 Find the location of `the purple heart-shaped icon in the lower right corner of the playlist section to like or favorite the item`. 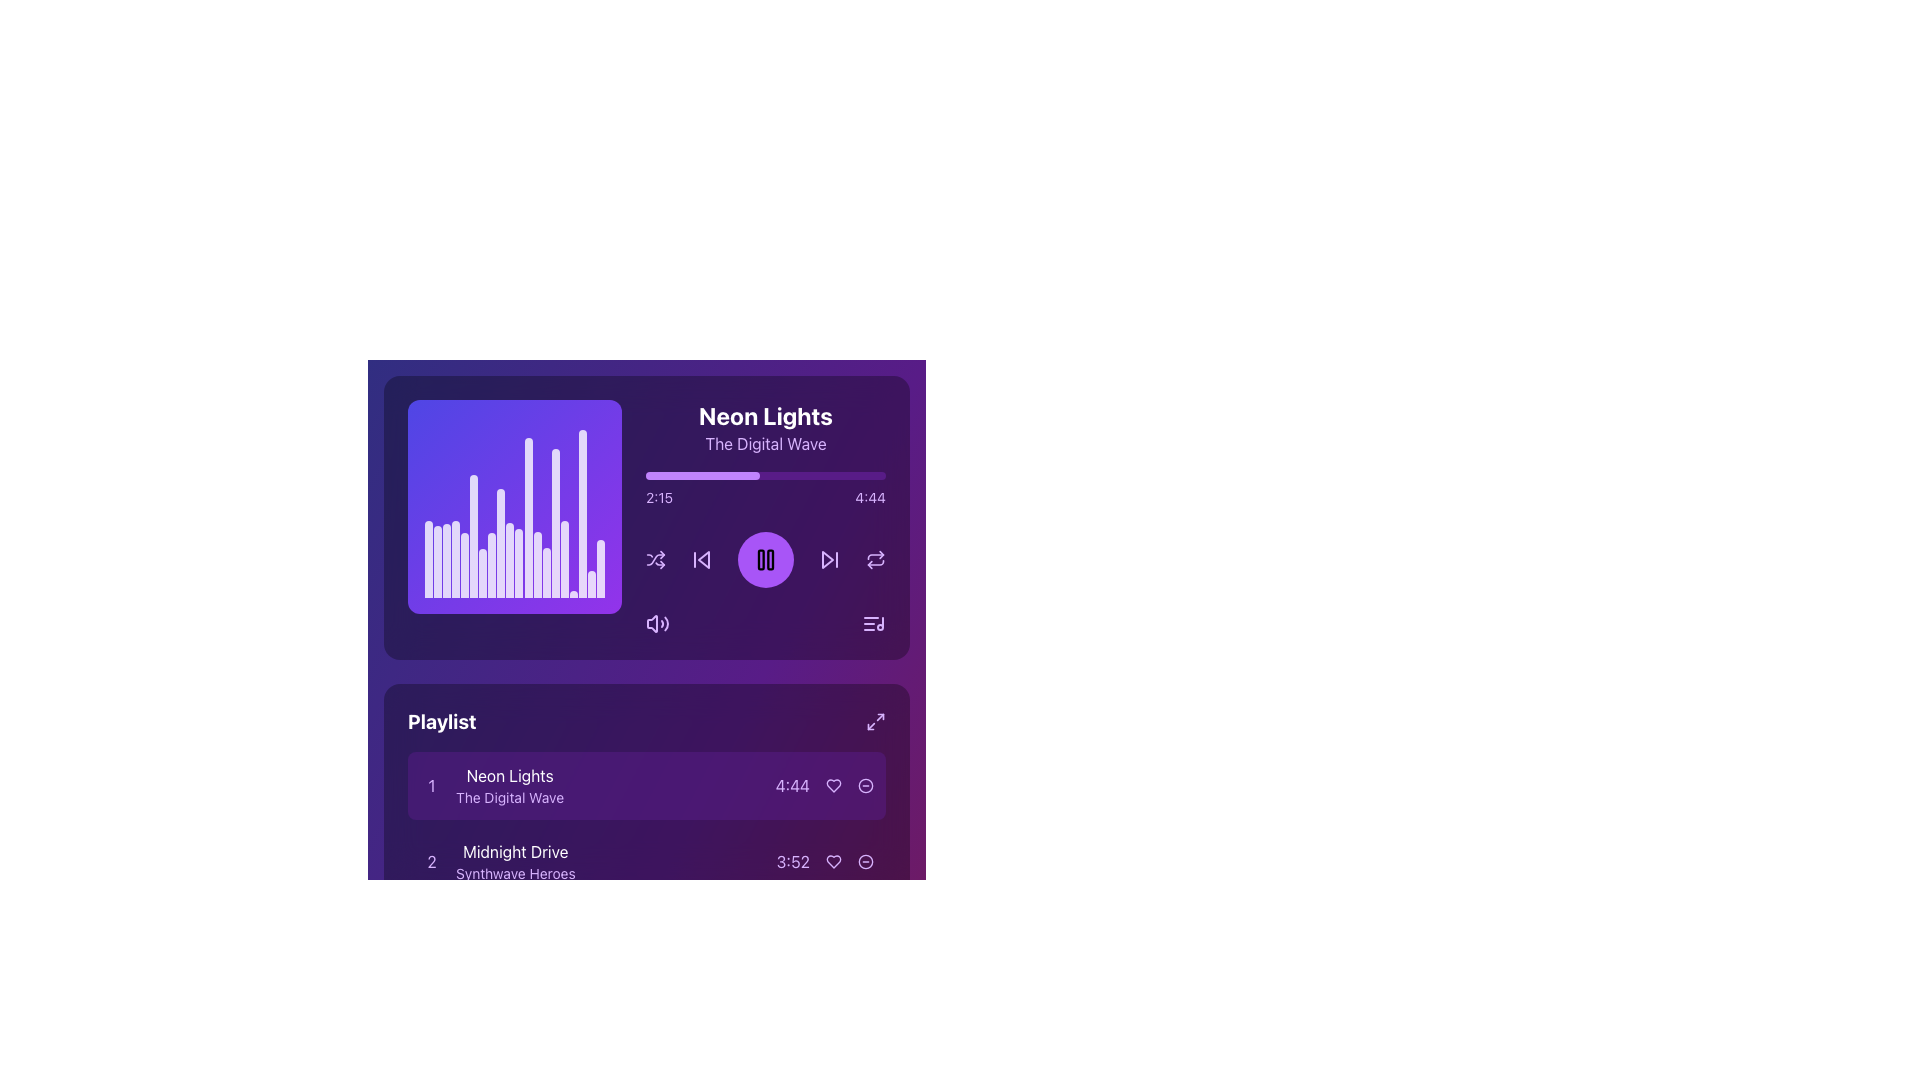

the purple heart-shaped icon in the lower right corner of the playlist section to like or favorite the item is located at coordinates (834, 785).